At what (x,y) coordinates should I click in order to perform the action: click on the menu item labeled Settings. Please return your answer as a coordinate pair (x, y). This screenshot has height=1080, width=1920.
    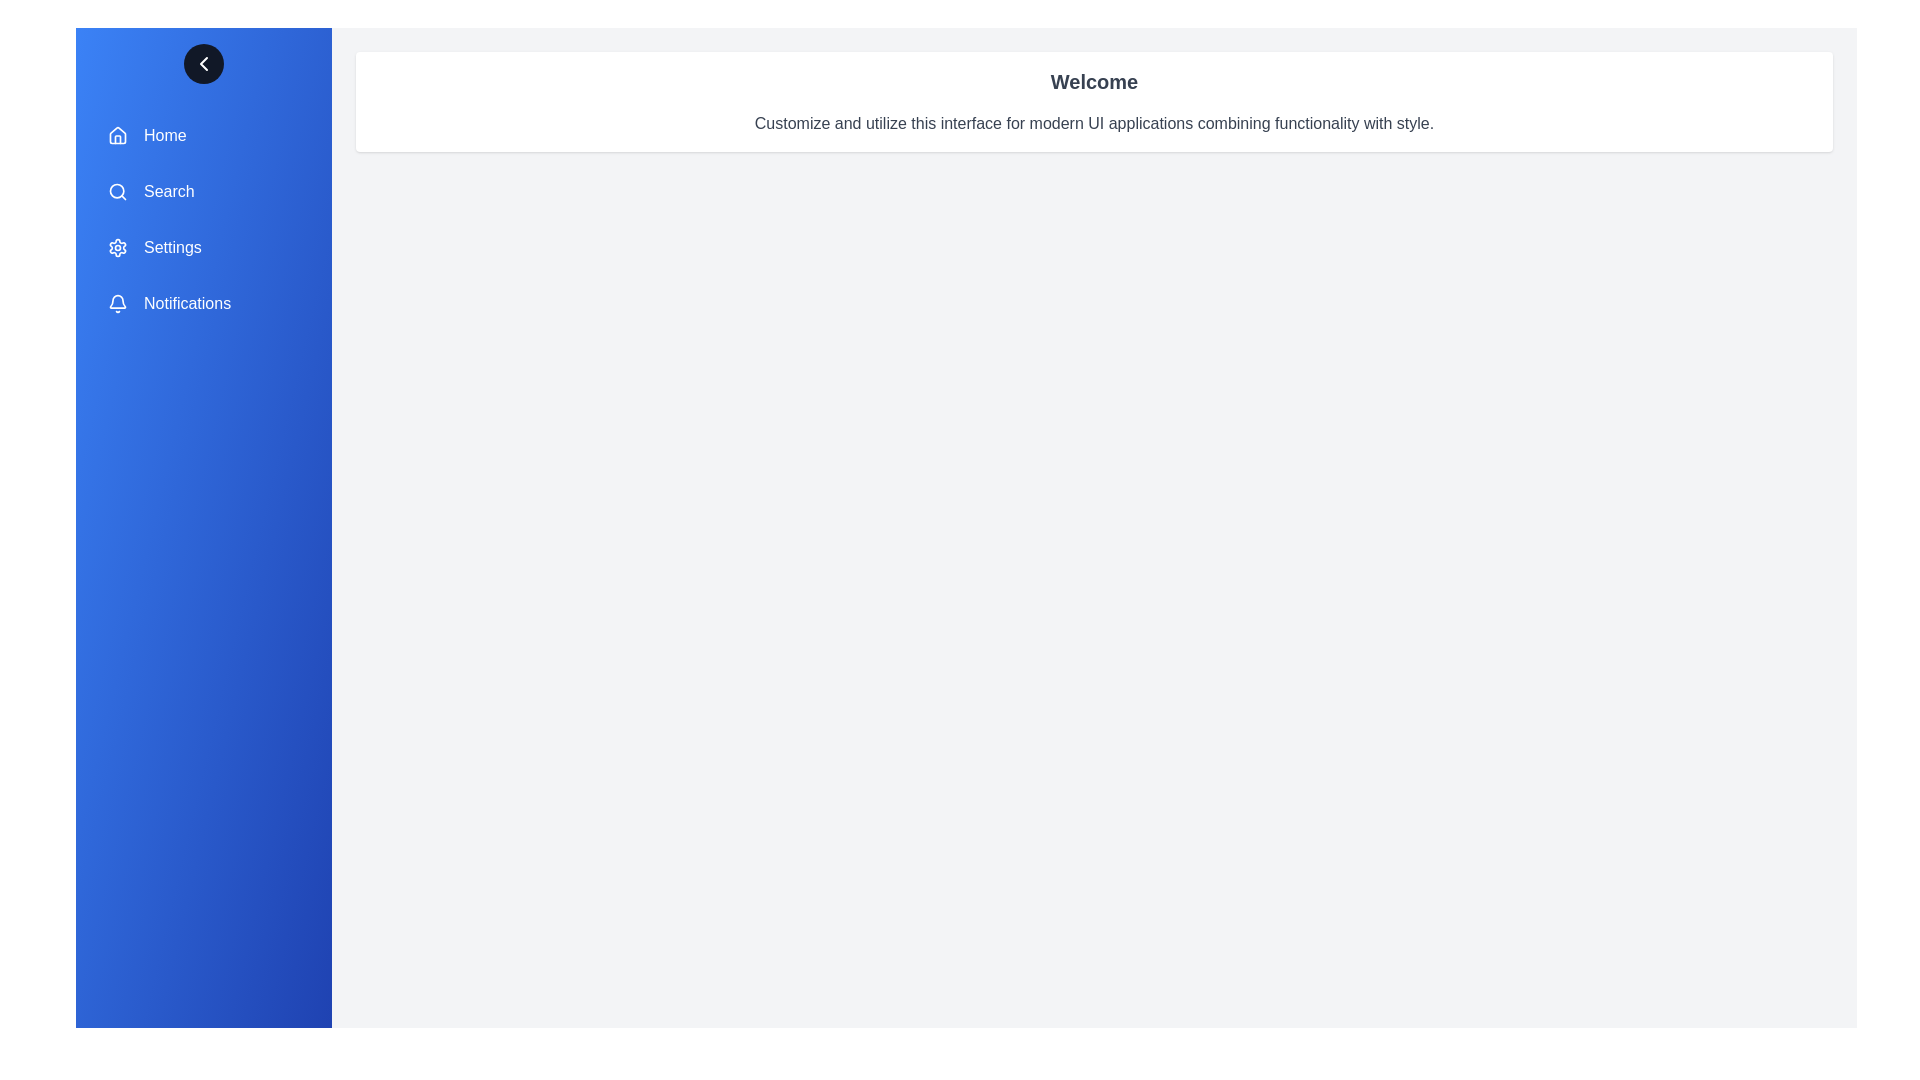
    Looking at the image, I should click on (203, 246).